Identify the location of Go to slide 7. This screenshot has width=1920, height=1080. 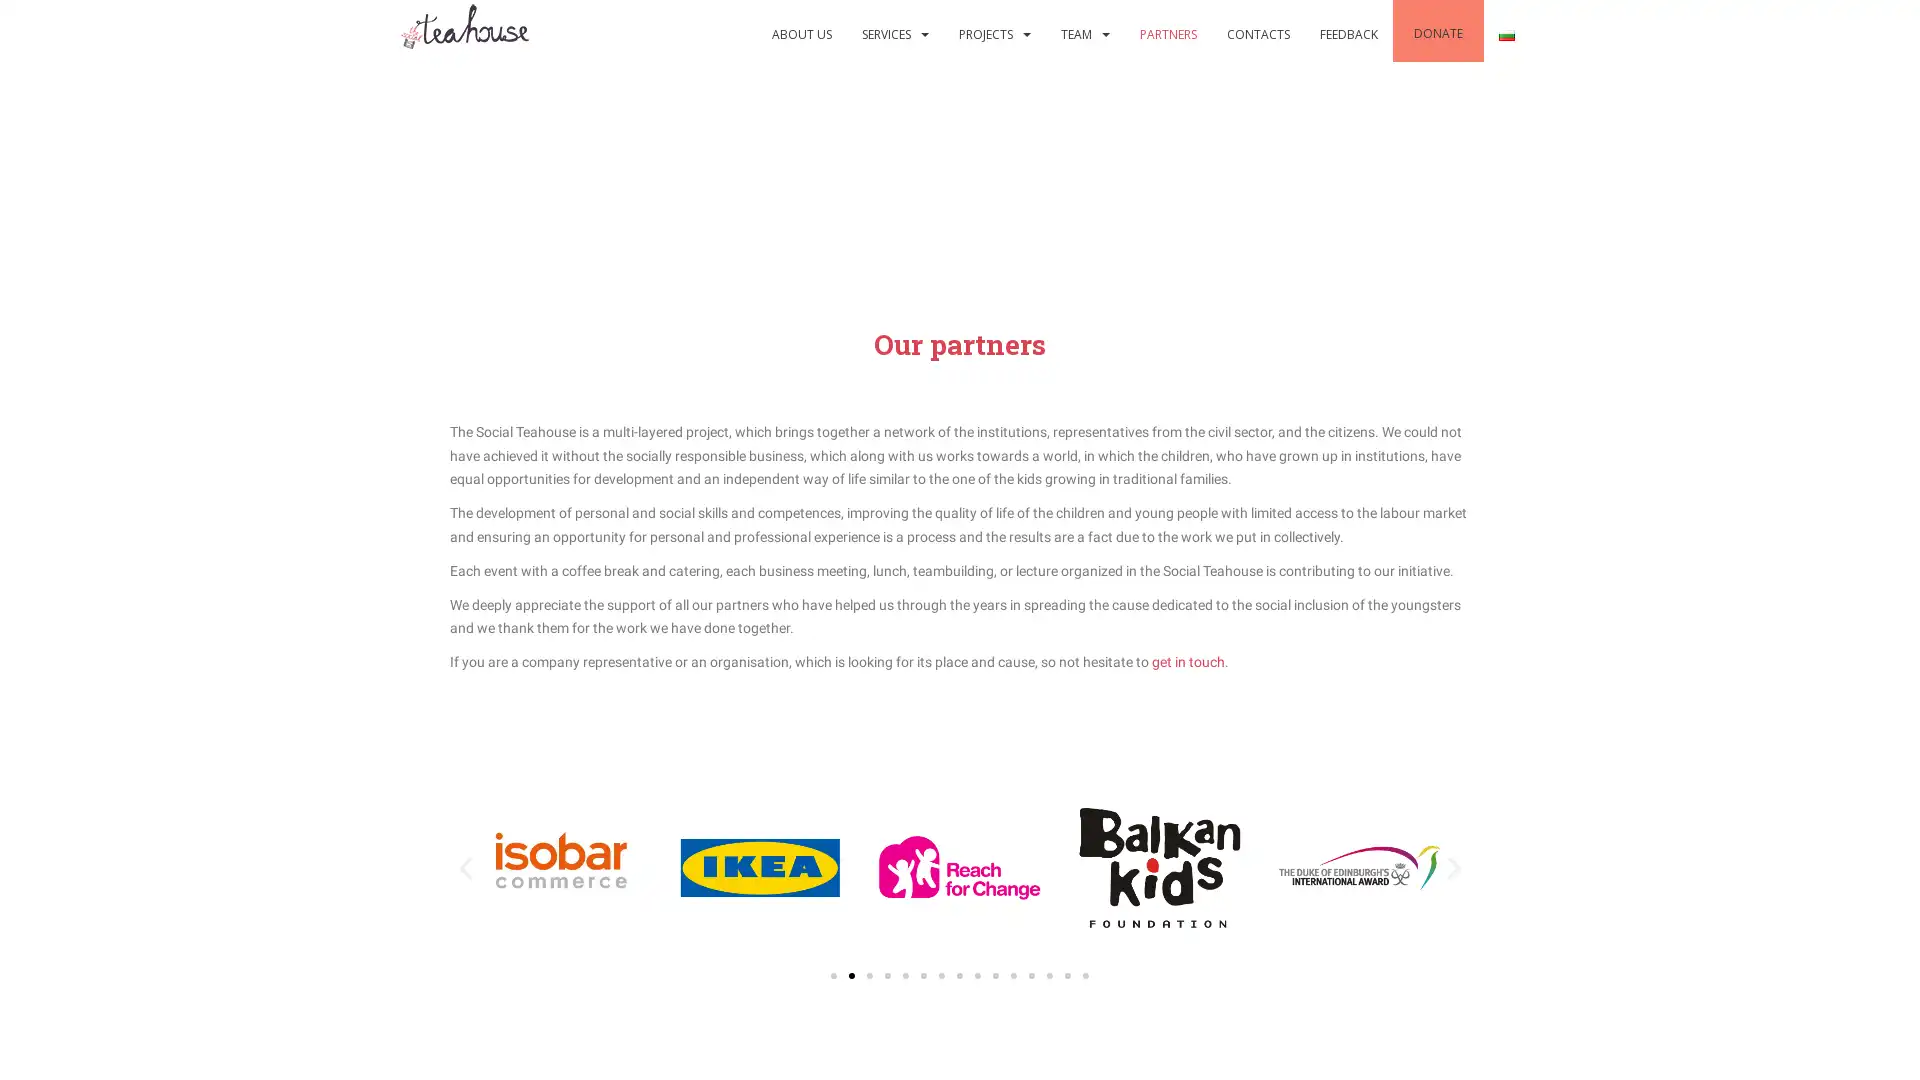
(940, 974).